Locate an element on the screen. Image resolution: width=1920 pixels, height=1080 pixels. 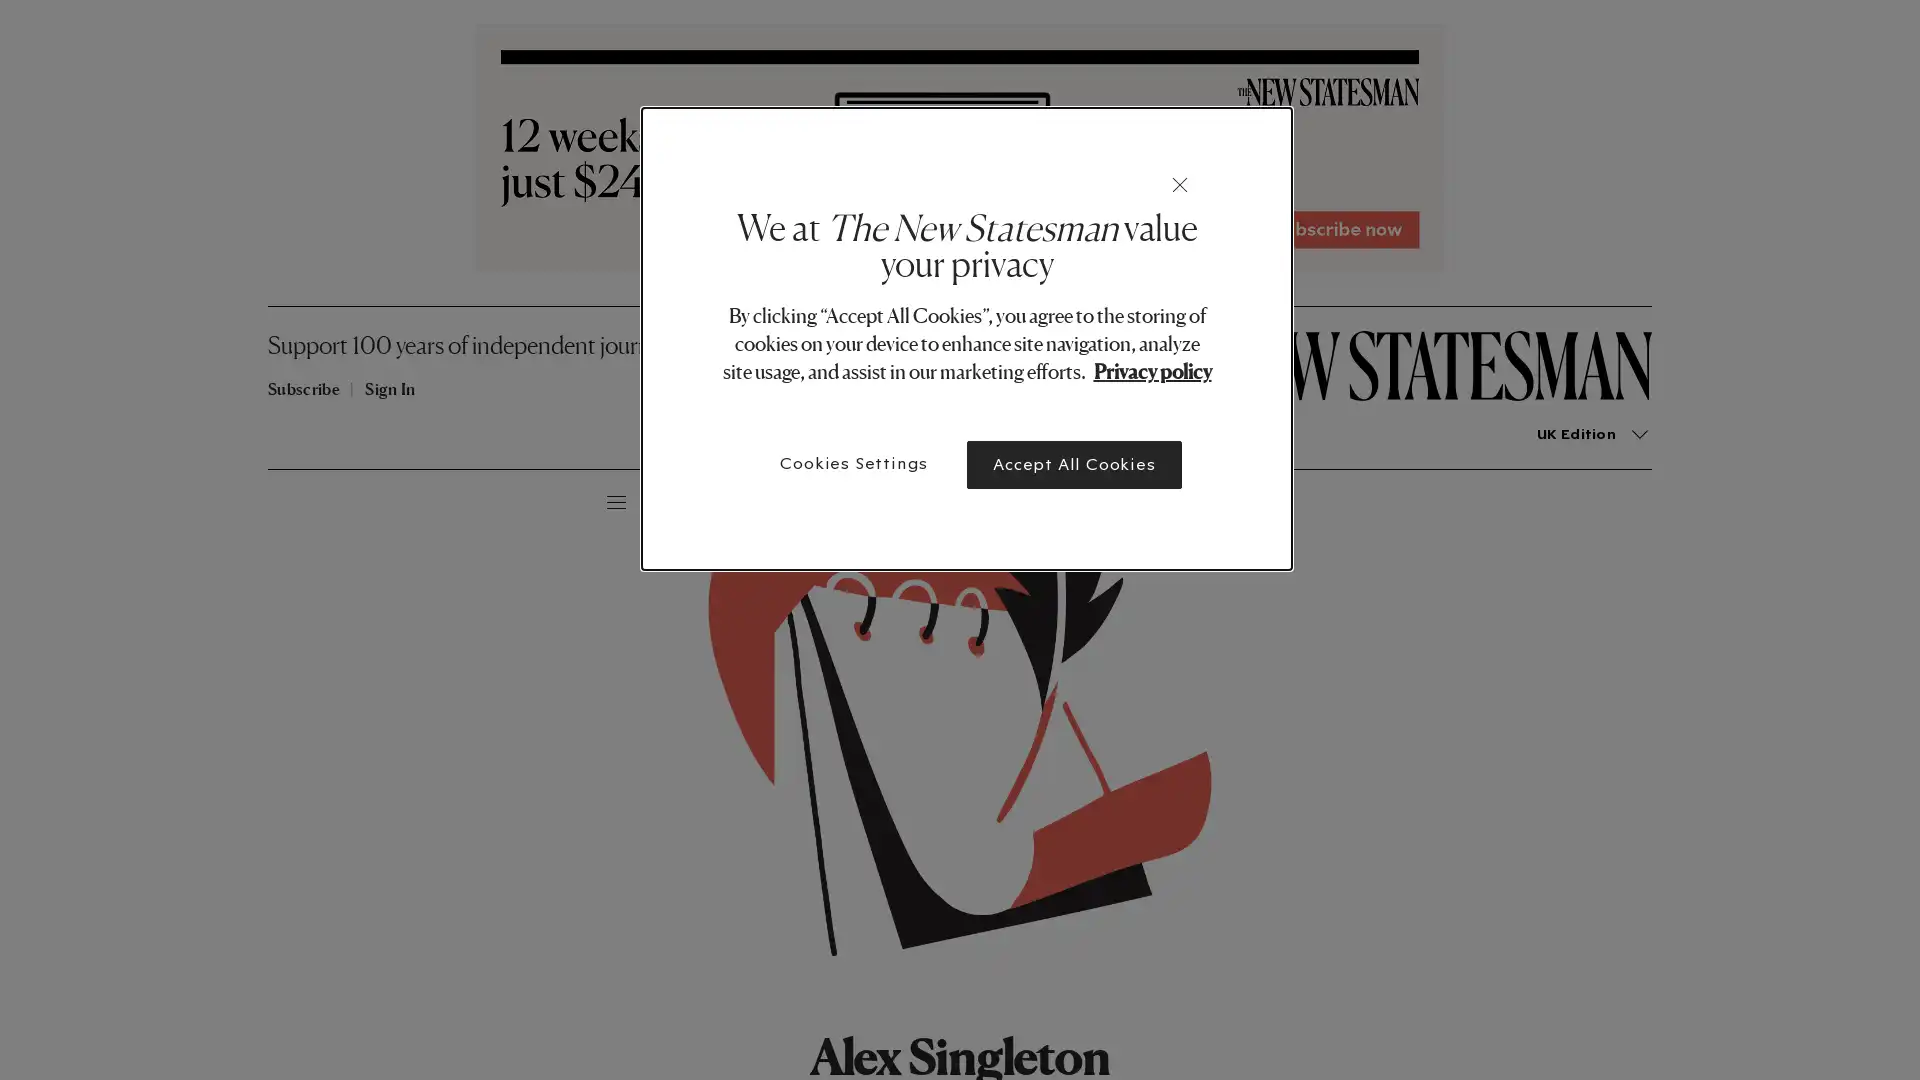
Close is located at coordinates (1180, 185).